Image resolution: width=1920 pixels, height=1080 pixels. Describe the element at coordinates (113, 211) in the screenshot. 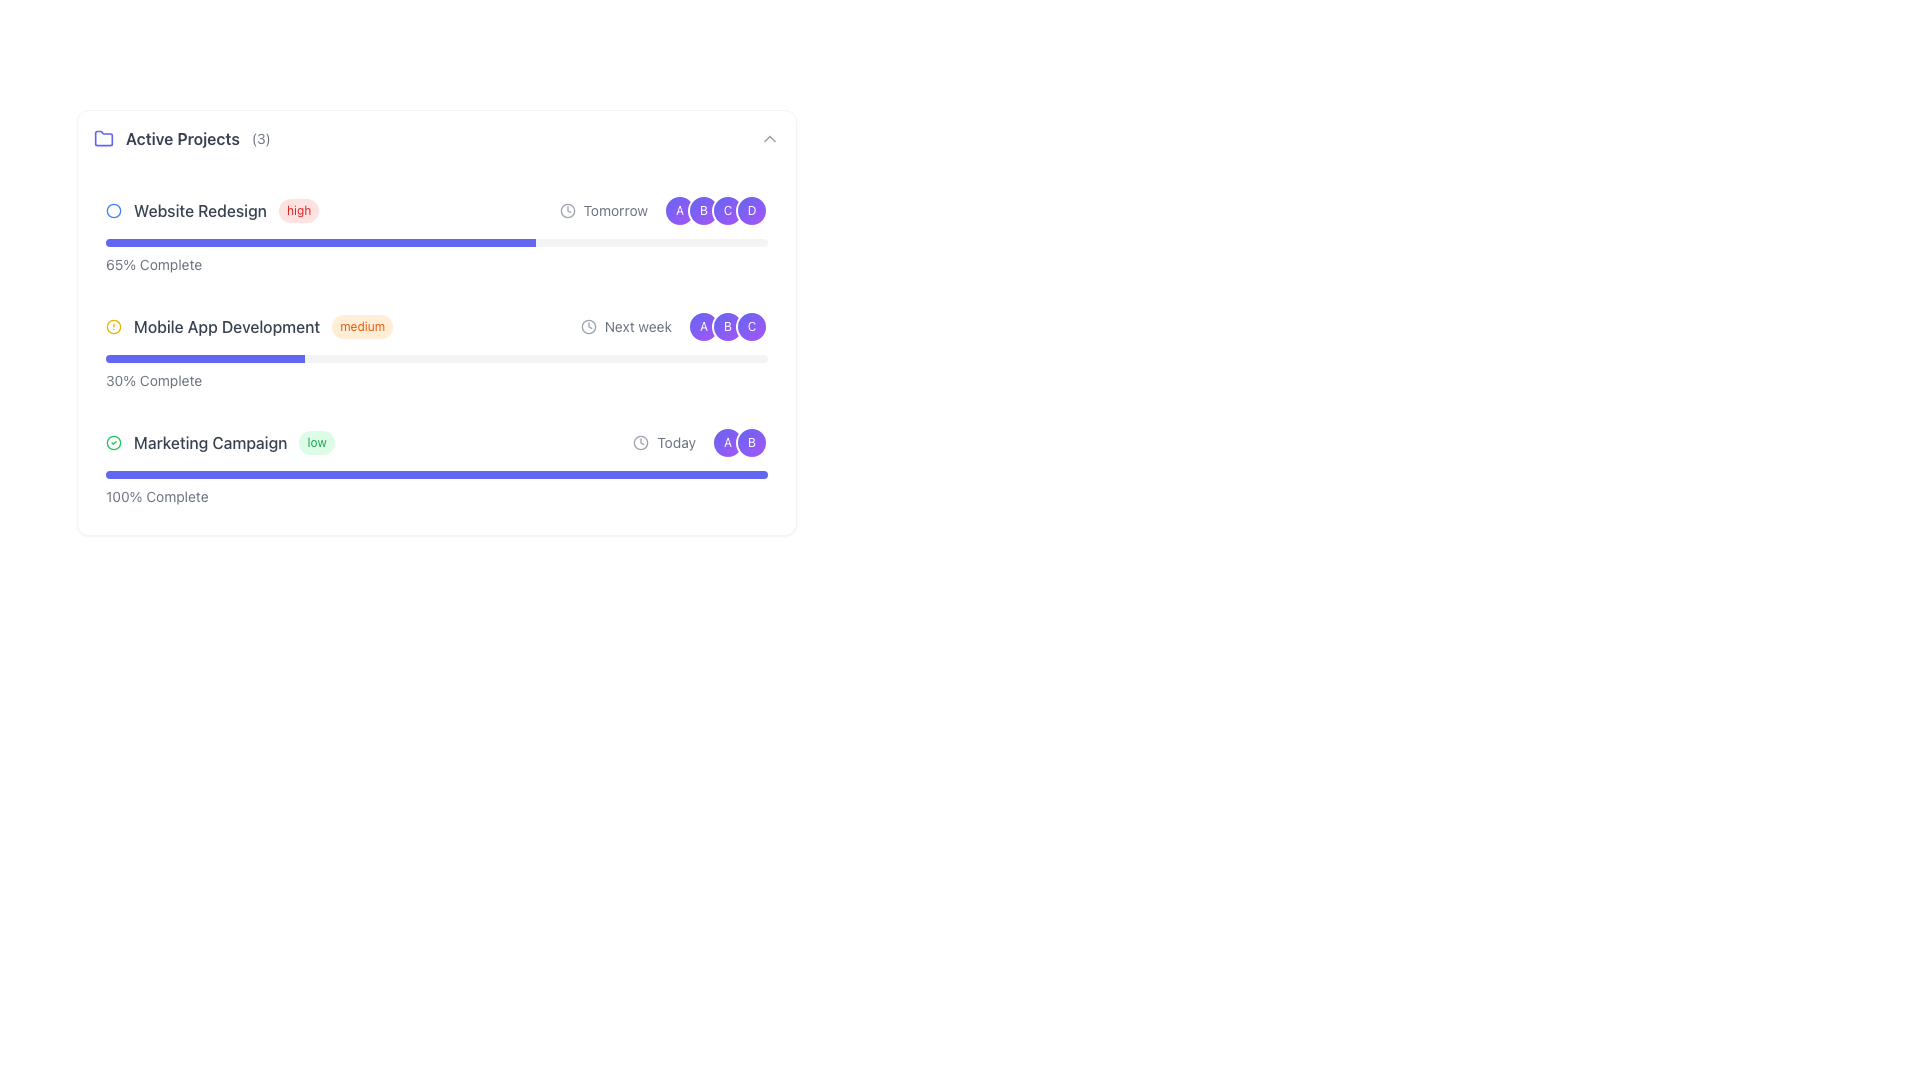

I see `the SVG circle element that serves as a visual indicator for the completion status of a task in the 'Marketing Campaign' section of the project list` at that location.